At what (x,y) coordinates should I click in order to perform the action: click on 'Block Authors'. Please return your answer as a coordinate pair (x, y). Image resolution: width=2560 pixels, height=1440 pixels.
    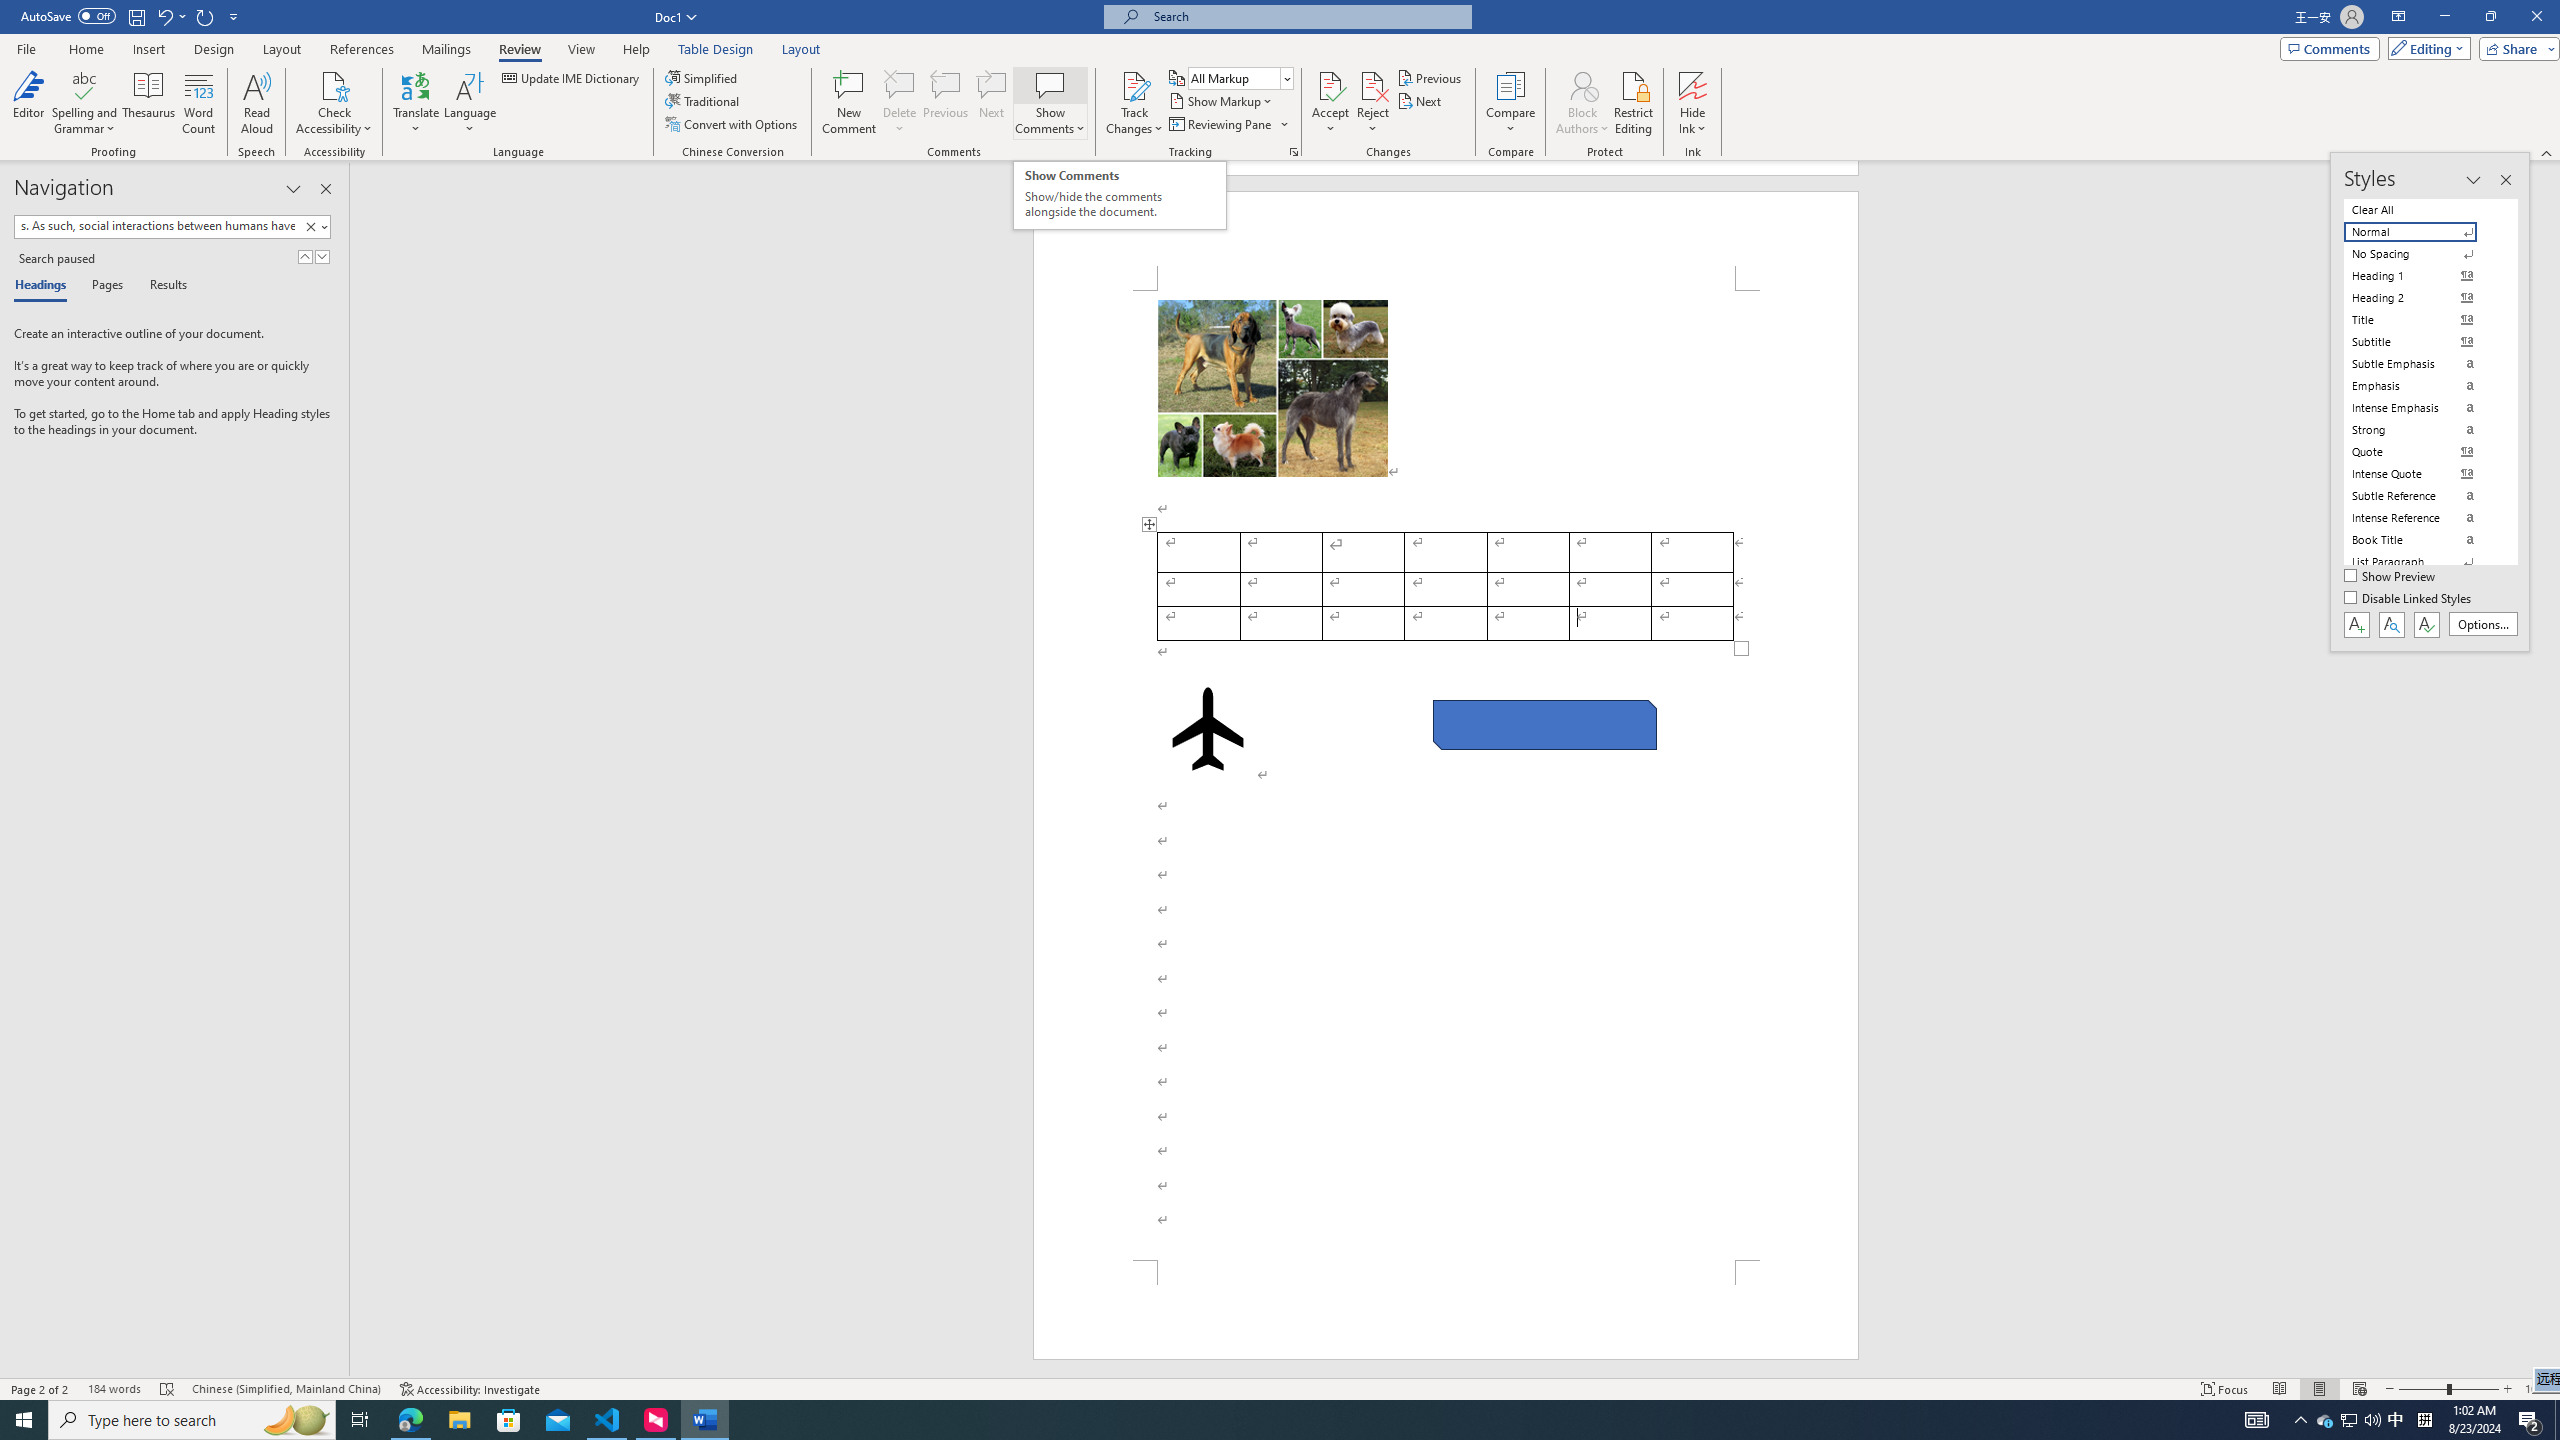
    Looking at the image, I should click on (1582, 84).